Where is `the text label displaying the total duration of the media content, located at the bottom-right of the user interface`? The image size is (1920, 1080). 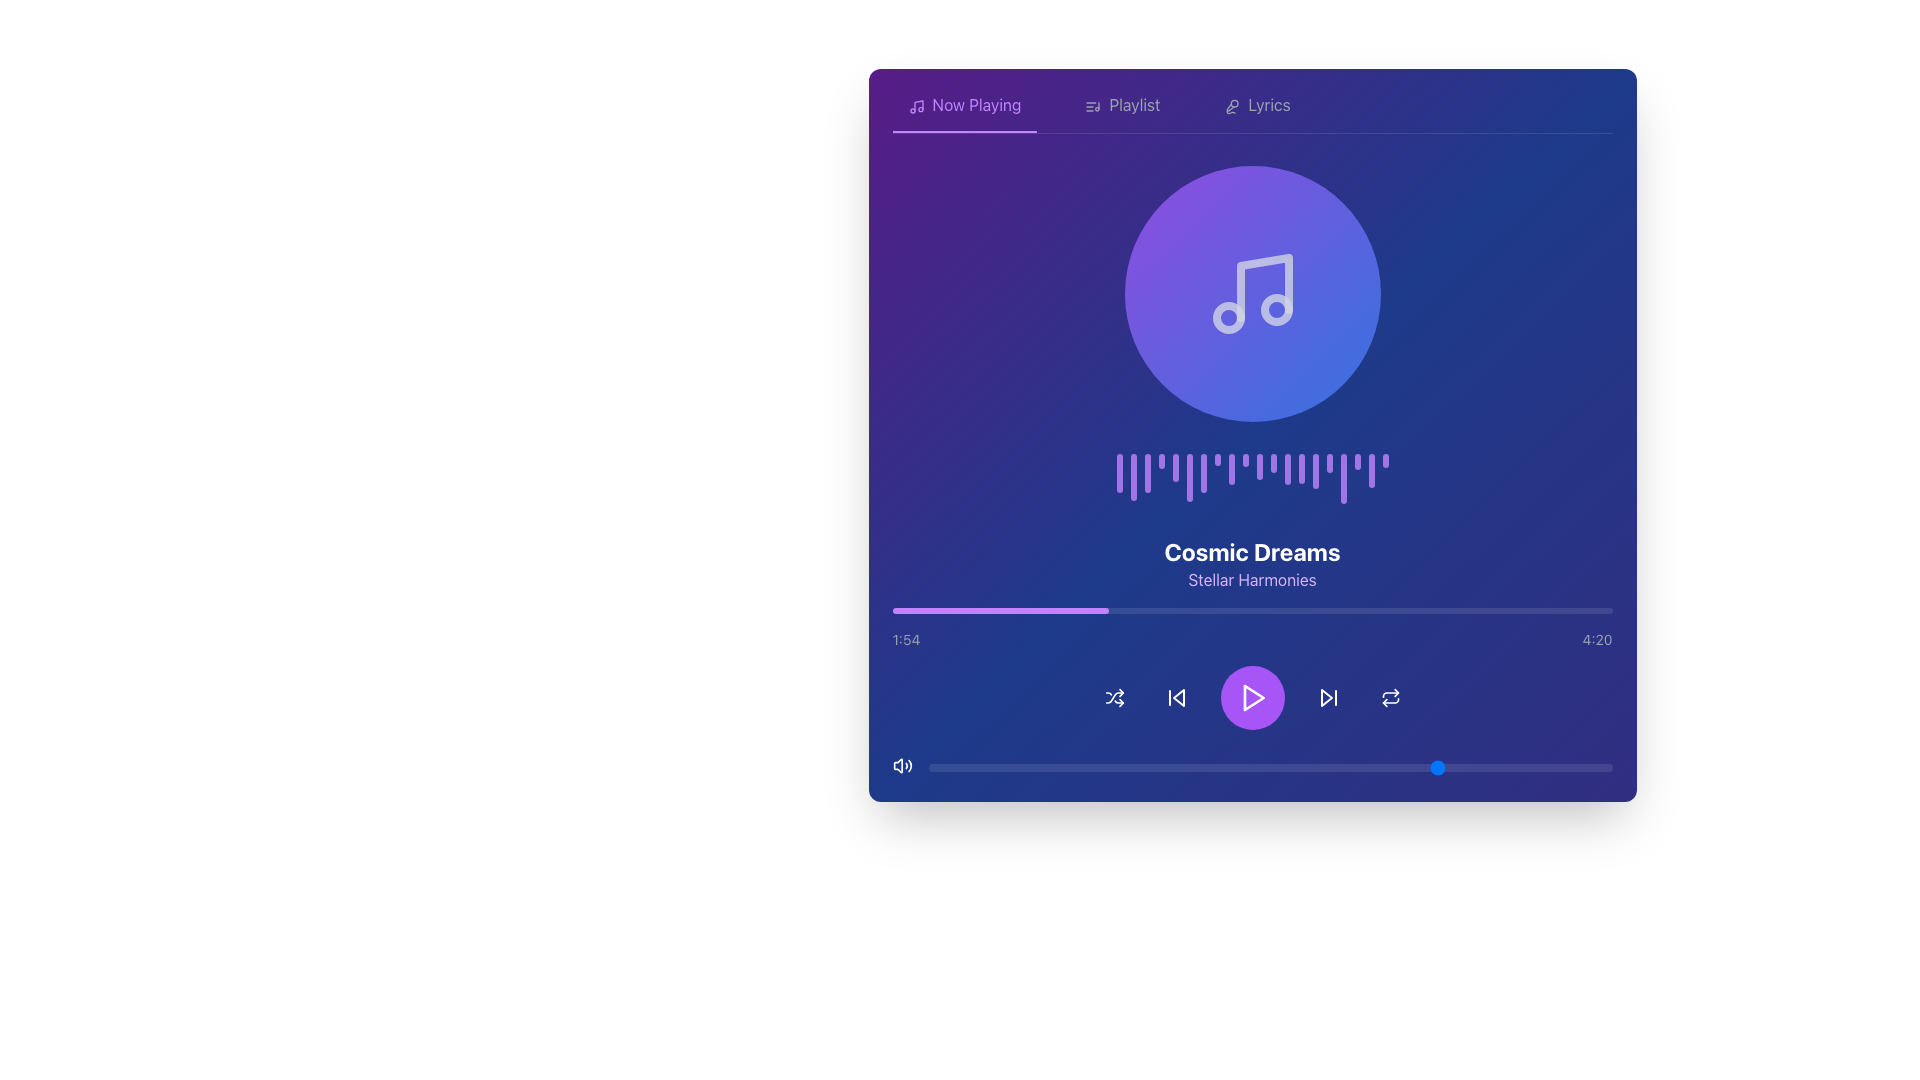
the text label displaying the total duration of the media content, located at the bottom-right of the user interface is located at coordinates (1596, 640).